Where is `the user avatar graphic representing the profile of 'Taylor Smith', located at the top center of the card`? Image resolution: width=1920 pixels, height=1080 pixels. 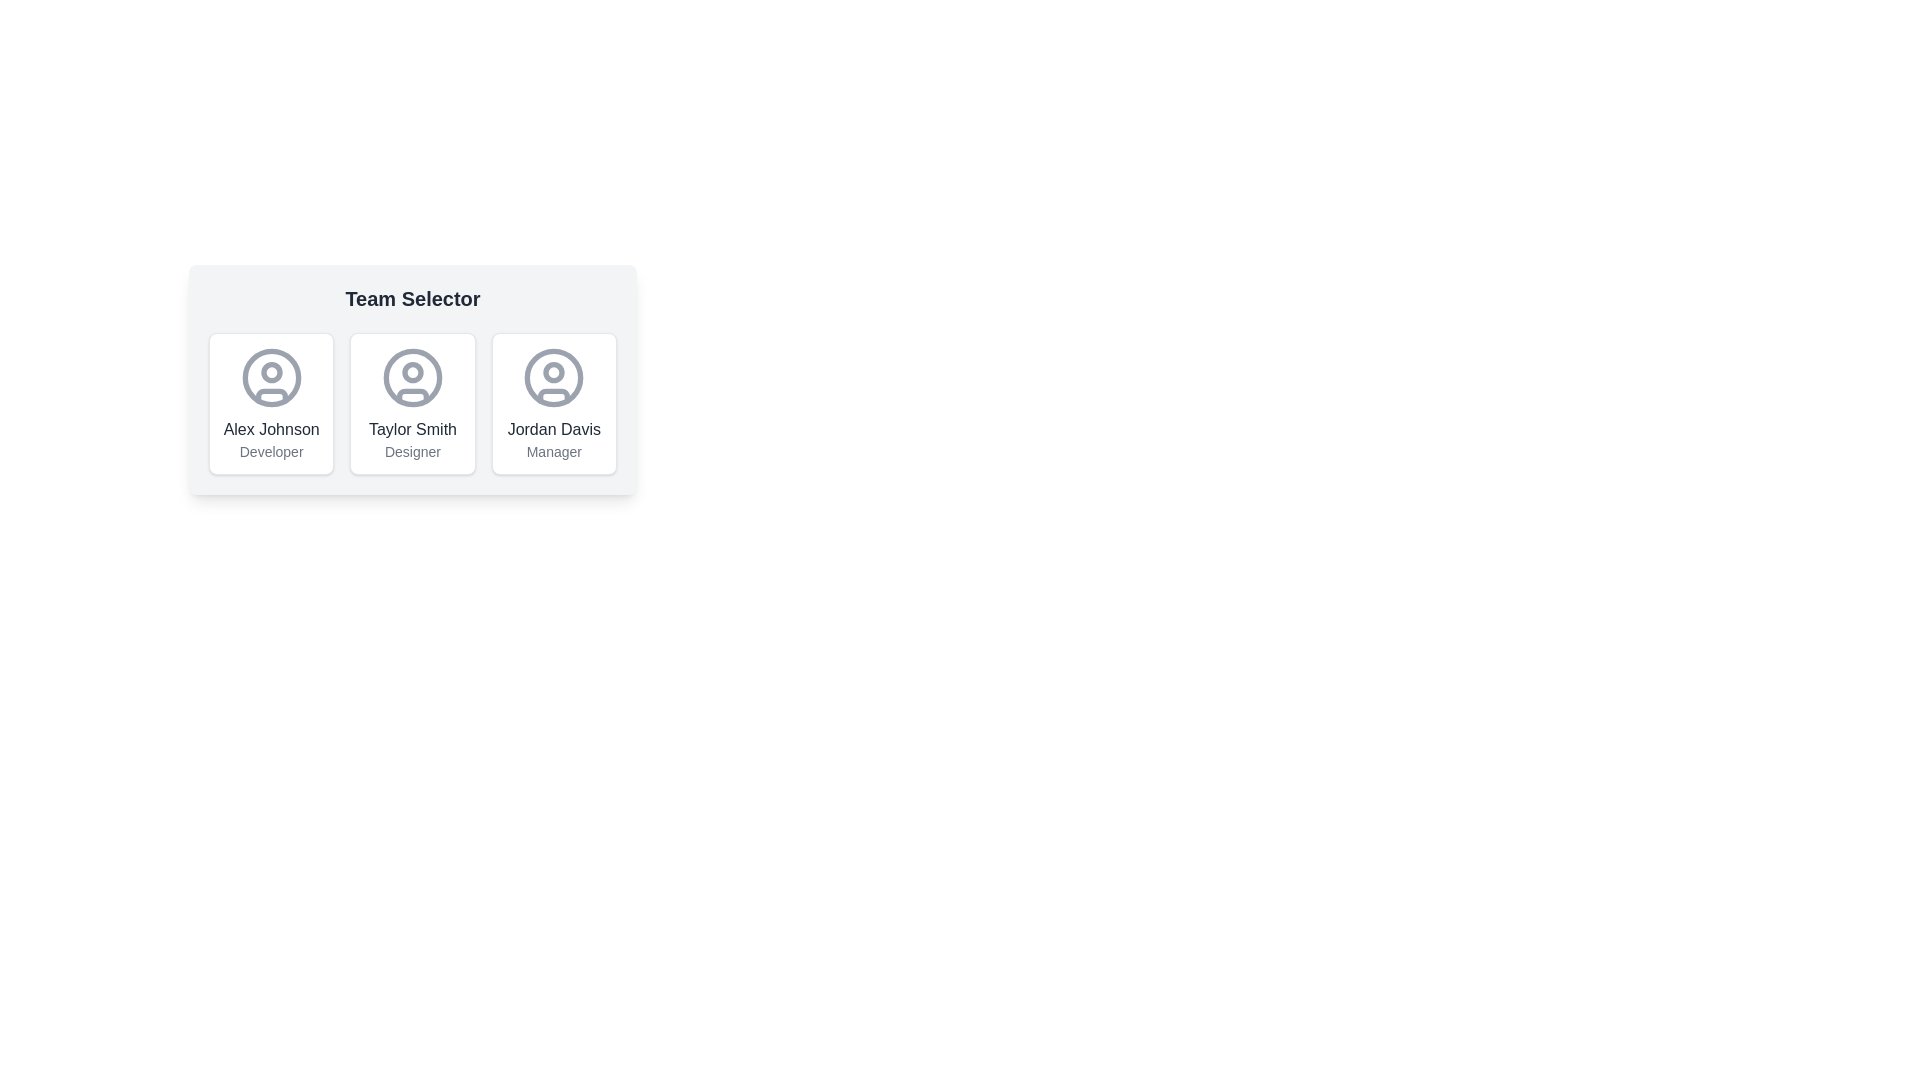 the user avatar graphic representing the profile of 'Taylor Smith', located at the top center of the card is located at coordinates (411, 378).